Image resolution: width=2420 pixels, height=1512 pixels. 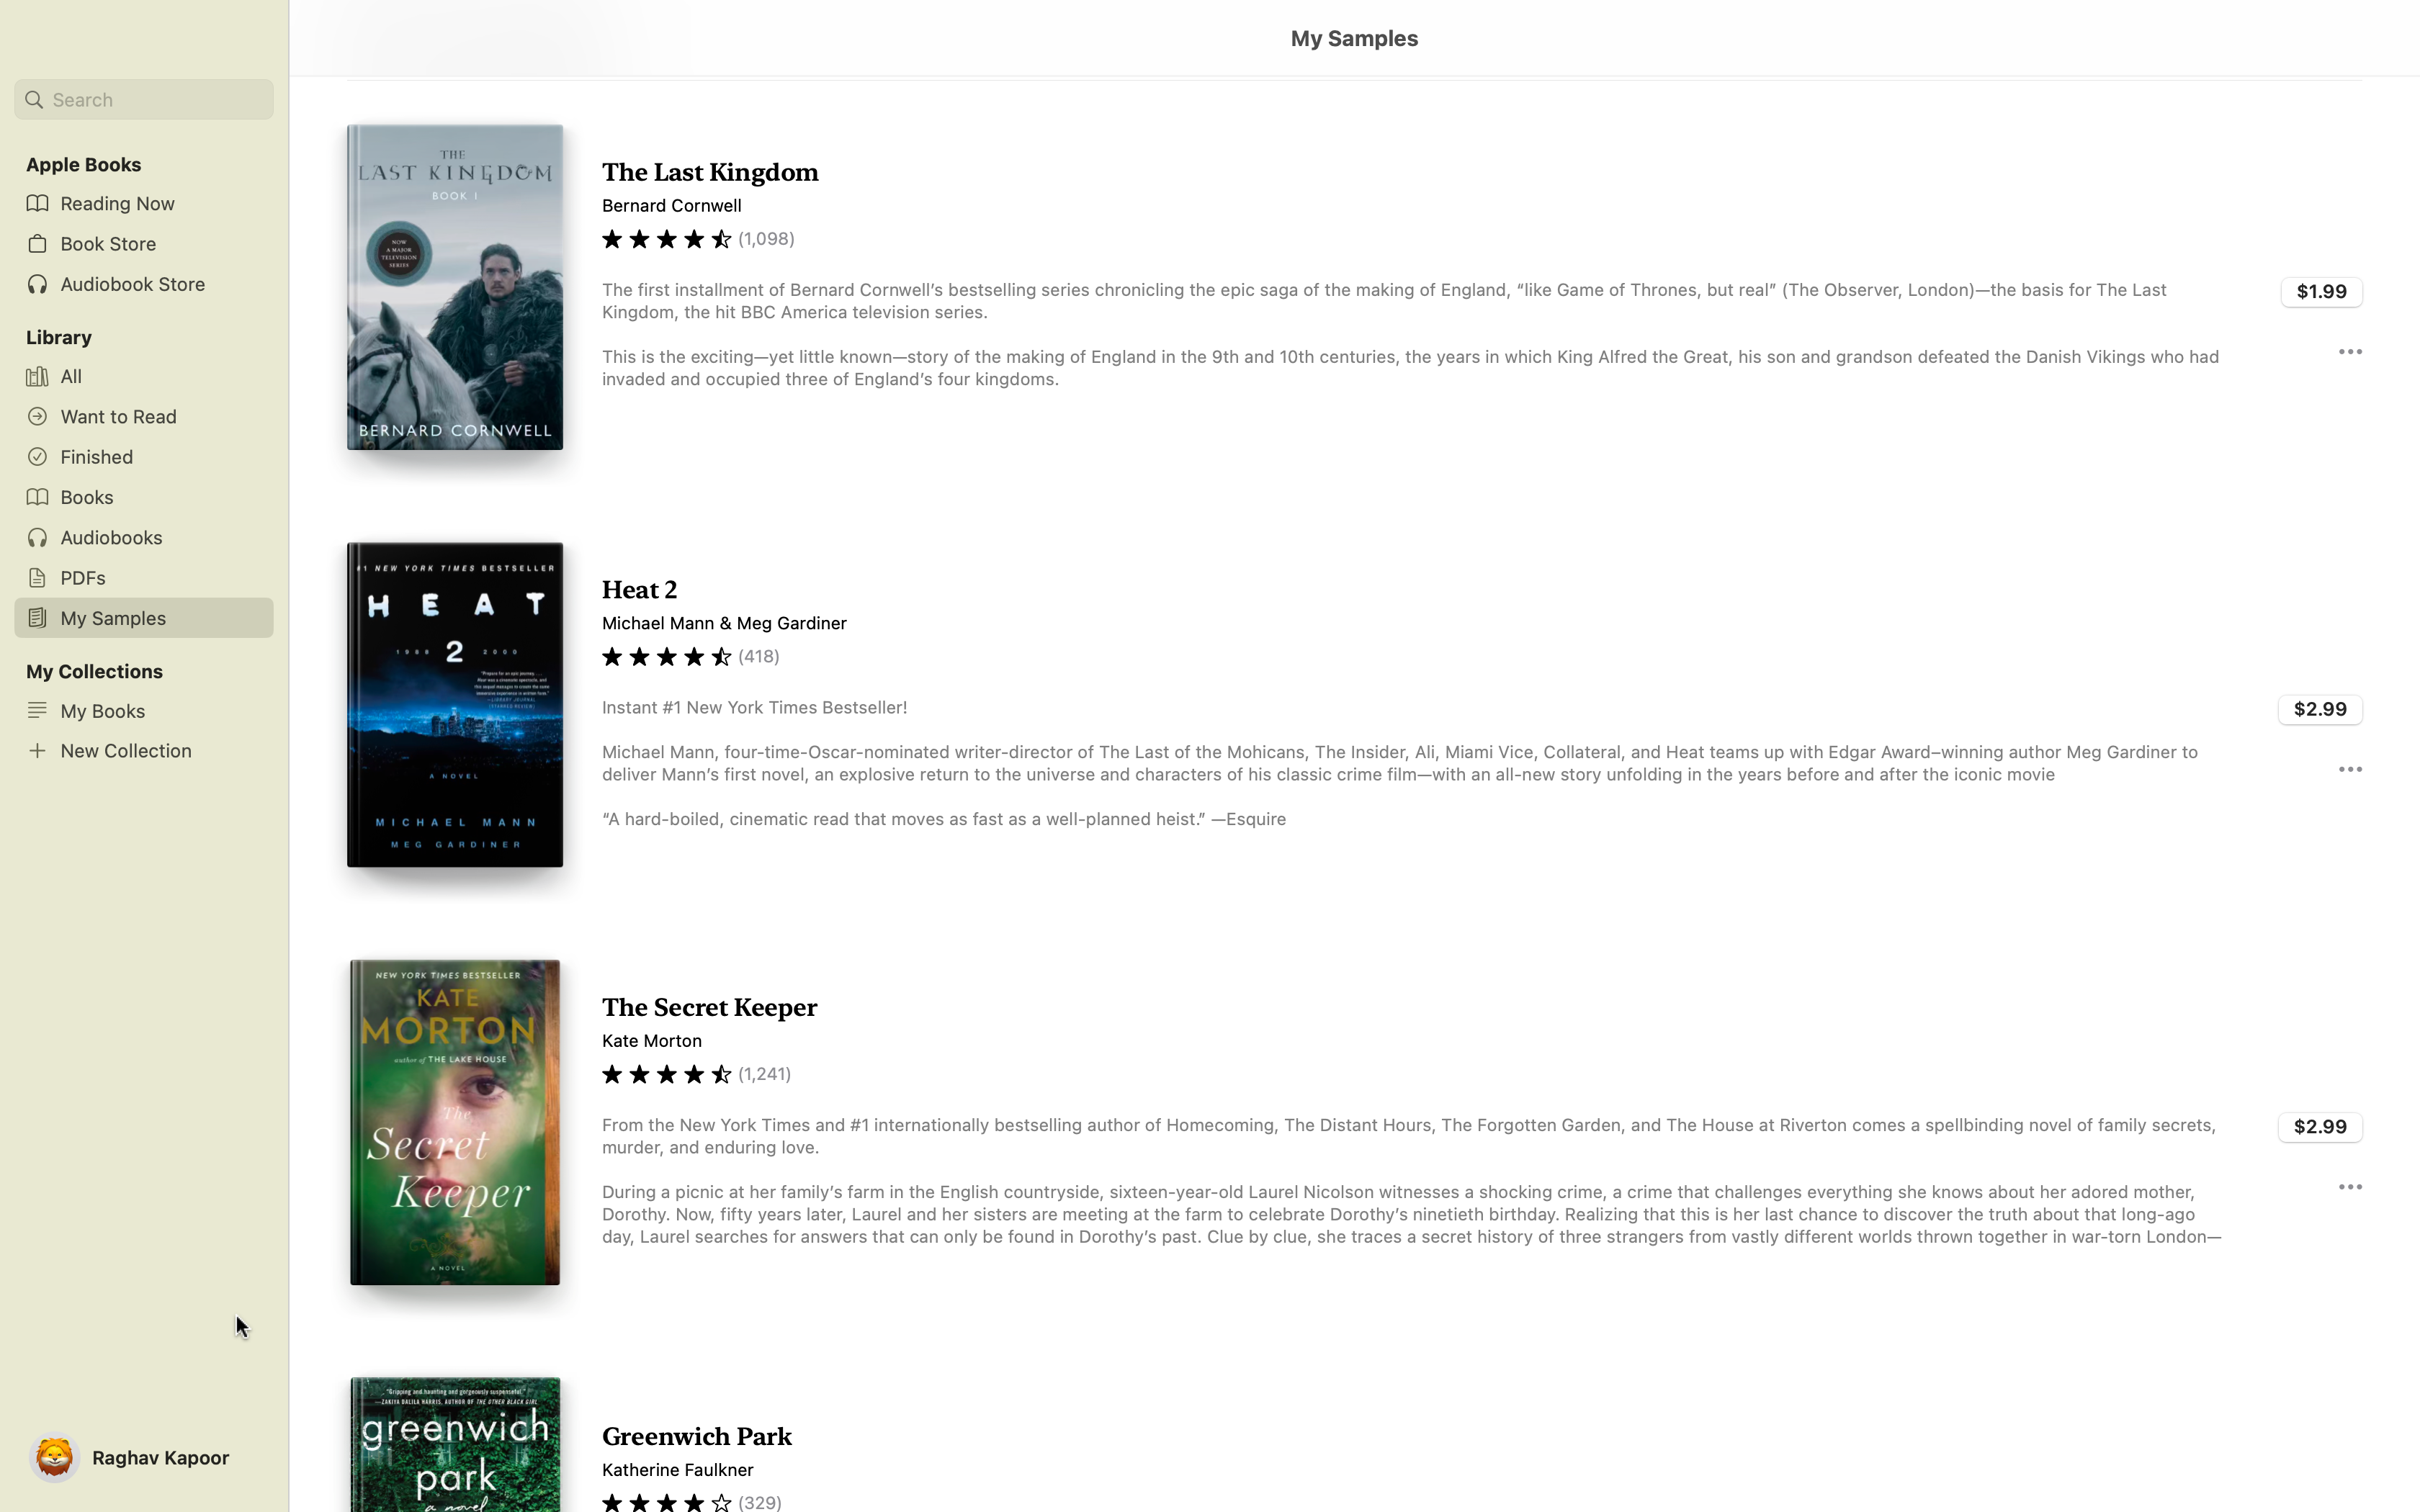 What do you see at coordinates (1353, 289) in the screenshot?
I see `a double mouse click to read the preview of Last Kingdom` at bounding box center [1353, 289].